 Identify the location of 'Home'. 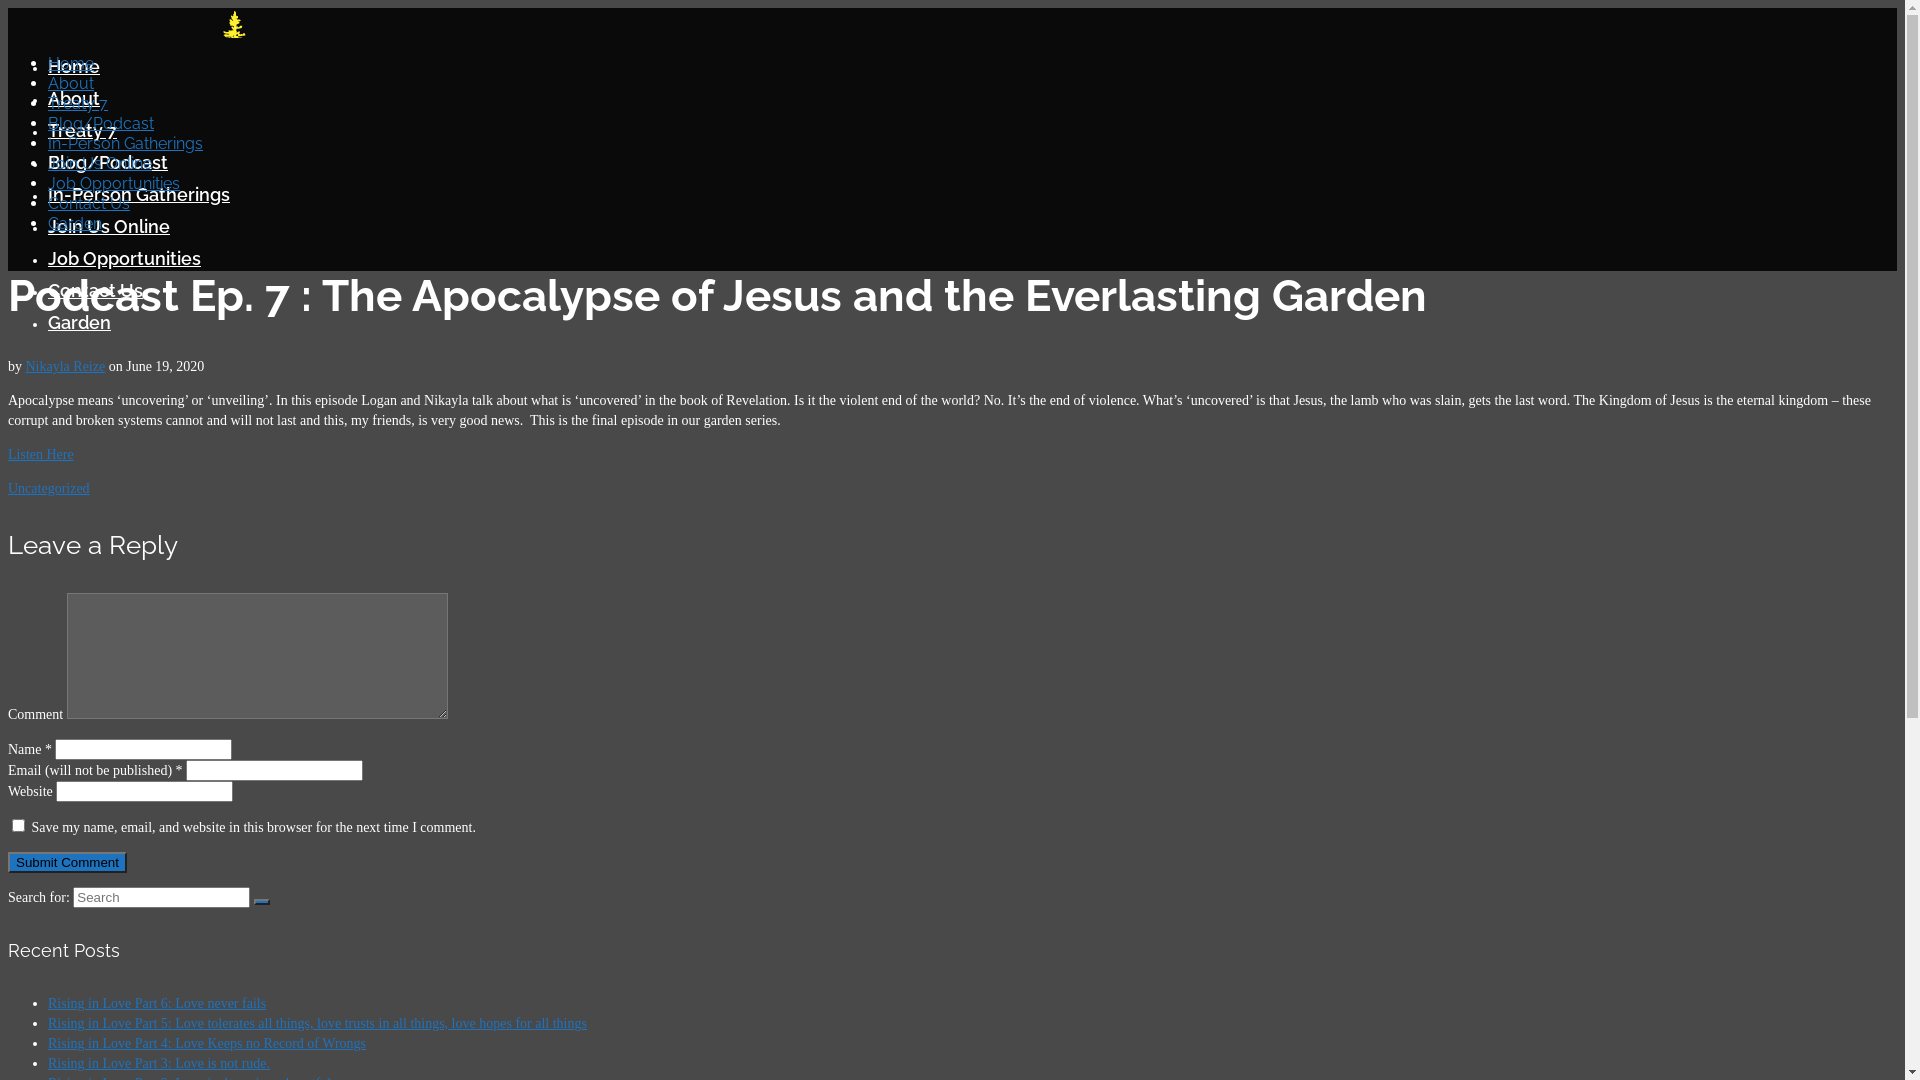
(71, 62).